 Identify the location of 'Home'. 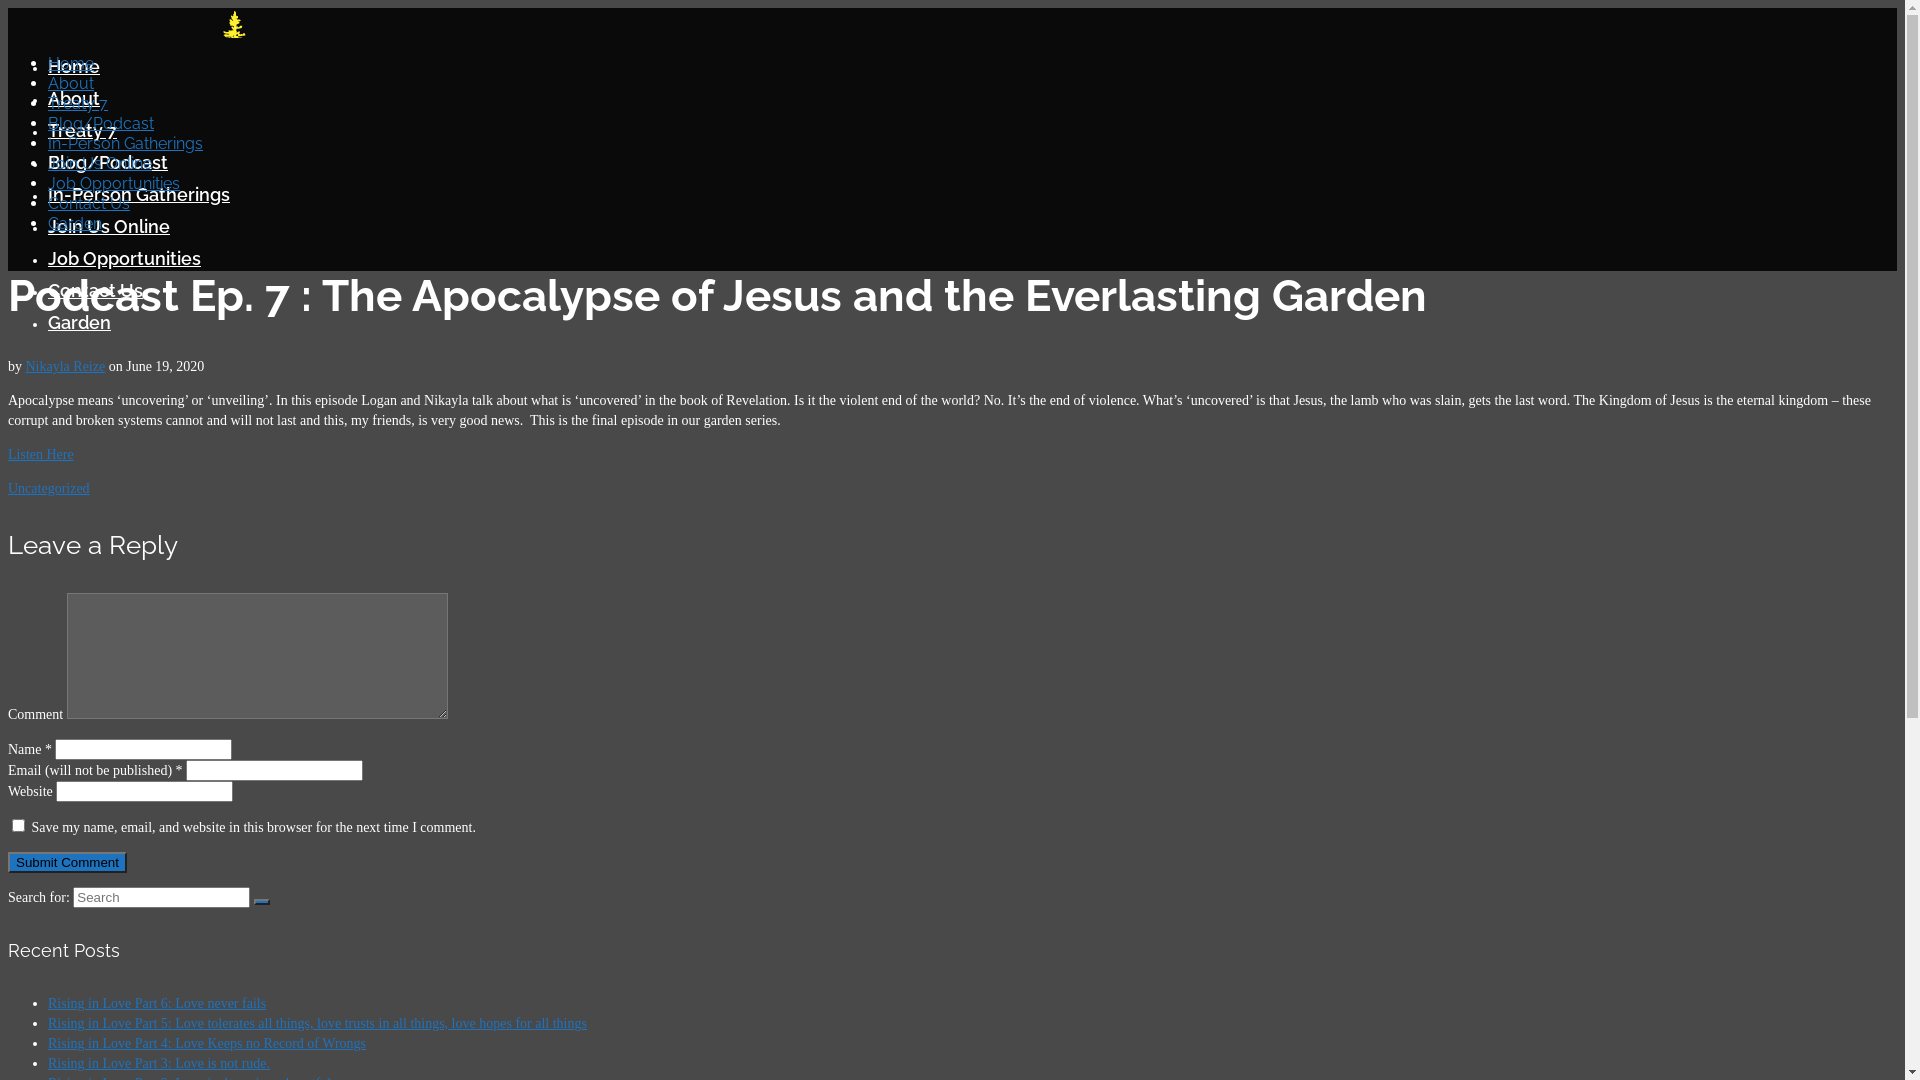
(71, 62).